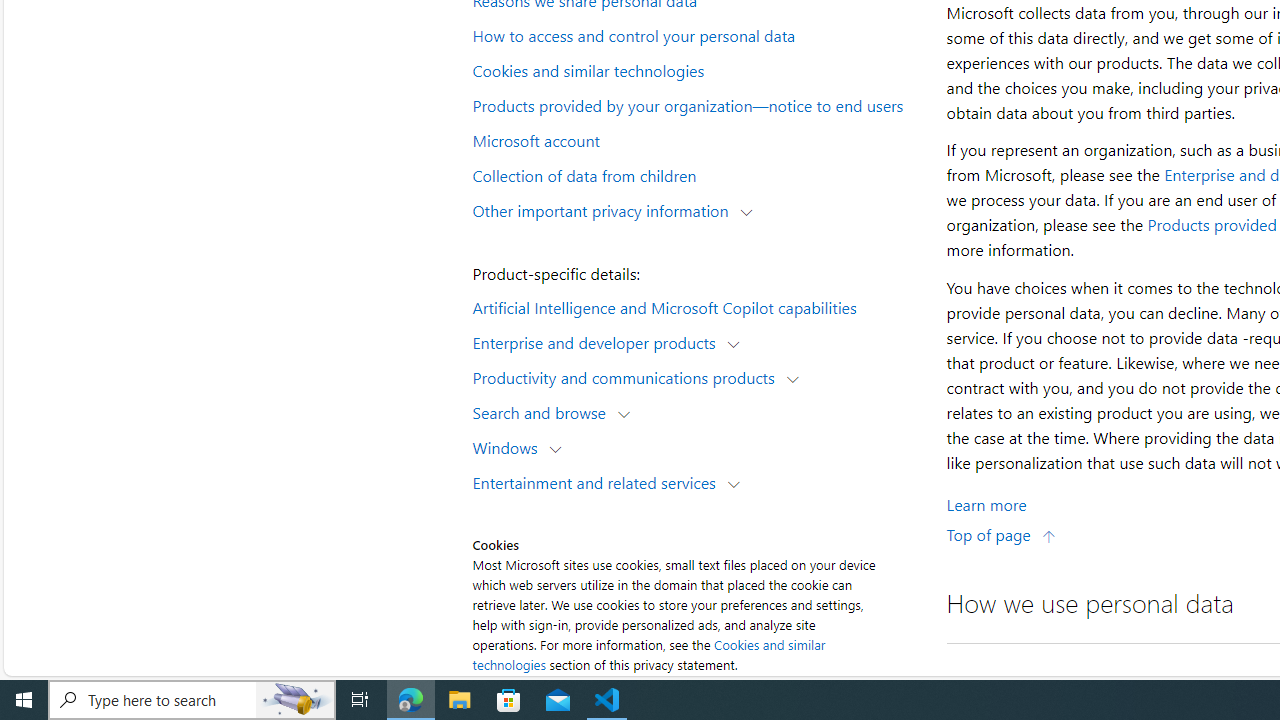  I want to click on 'Top of page', so click(1001, 533).